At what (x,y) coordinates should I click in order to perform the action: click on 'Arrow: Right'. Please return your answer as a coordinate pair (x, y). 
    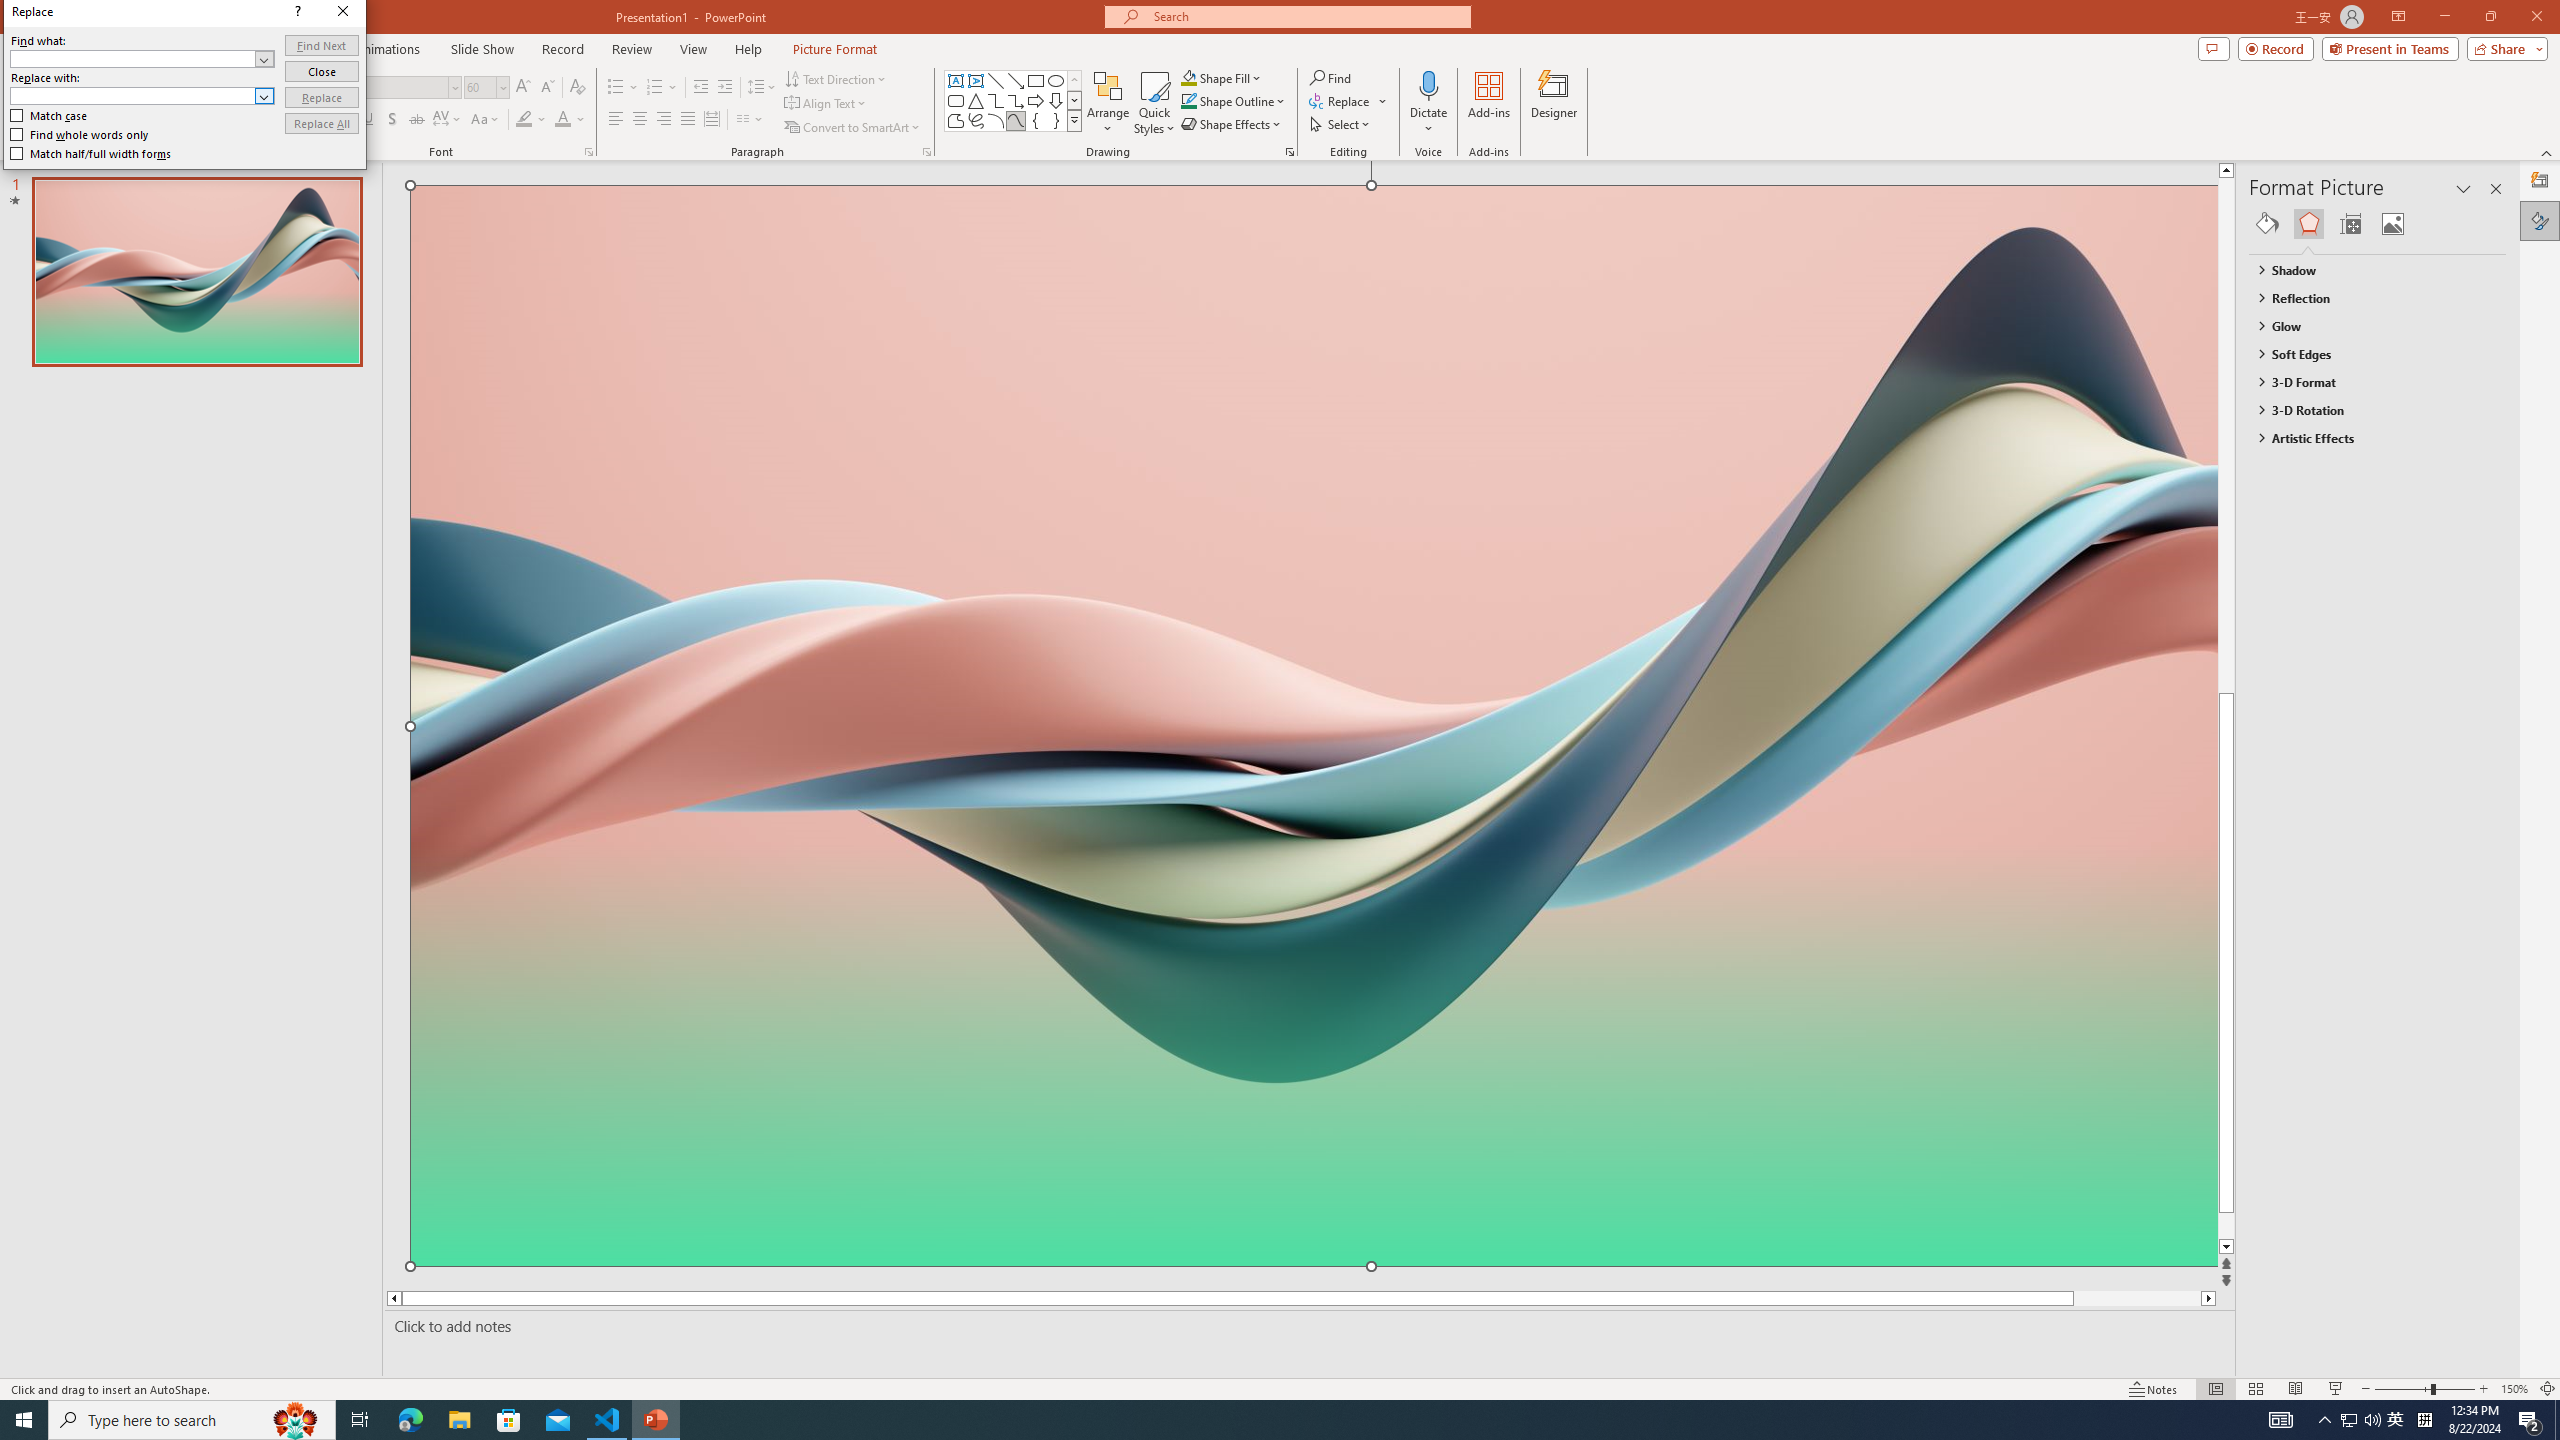
    Looking at the image, I should click on (1035, 99).